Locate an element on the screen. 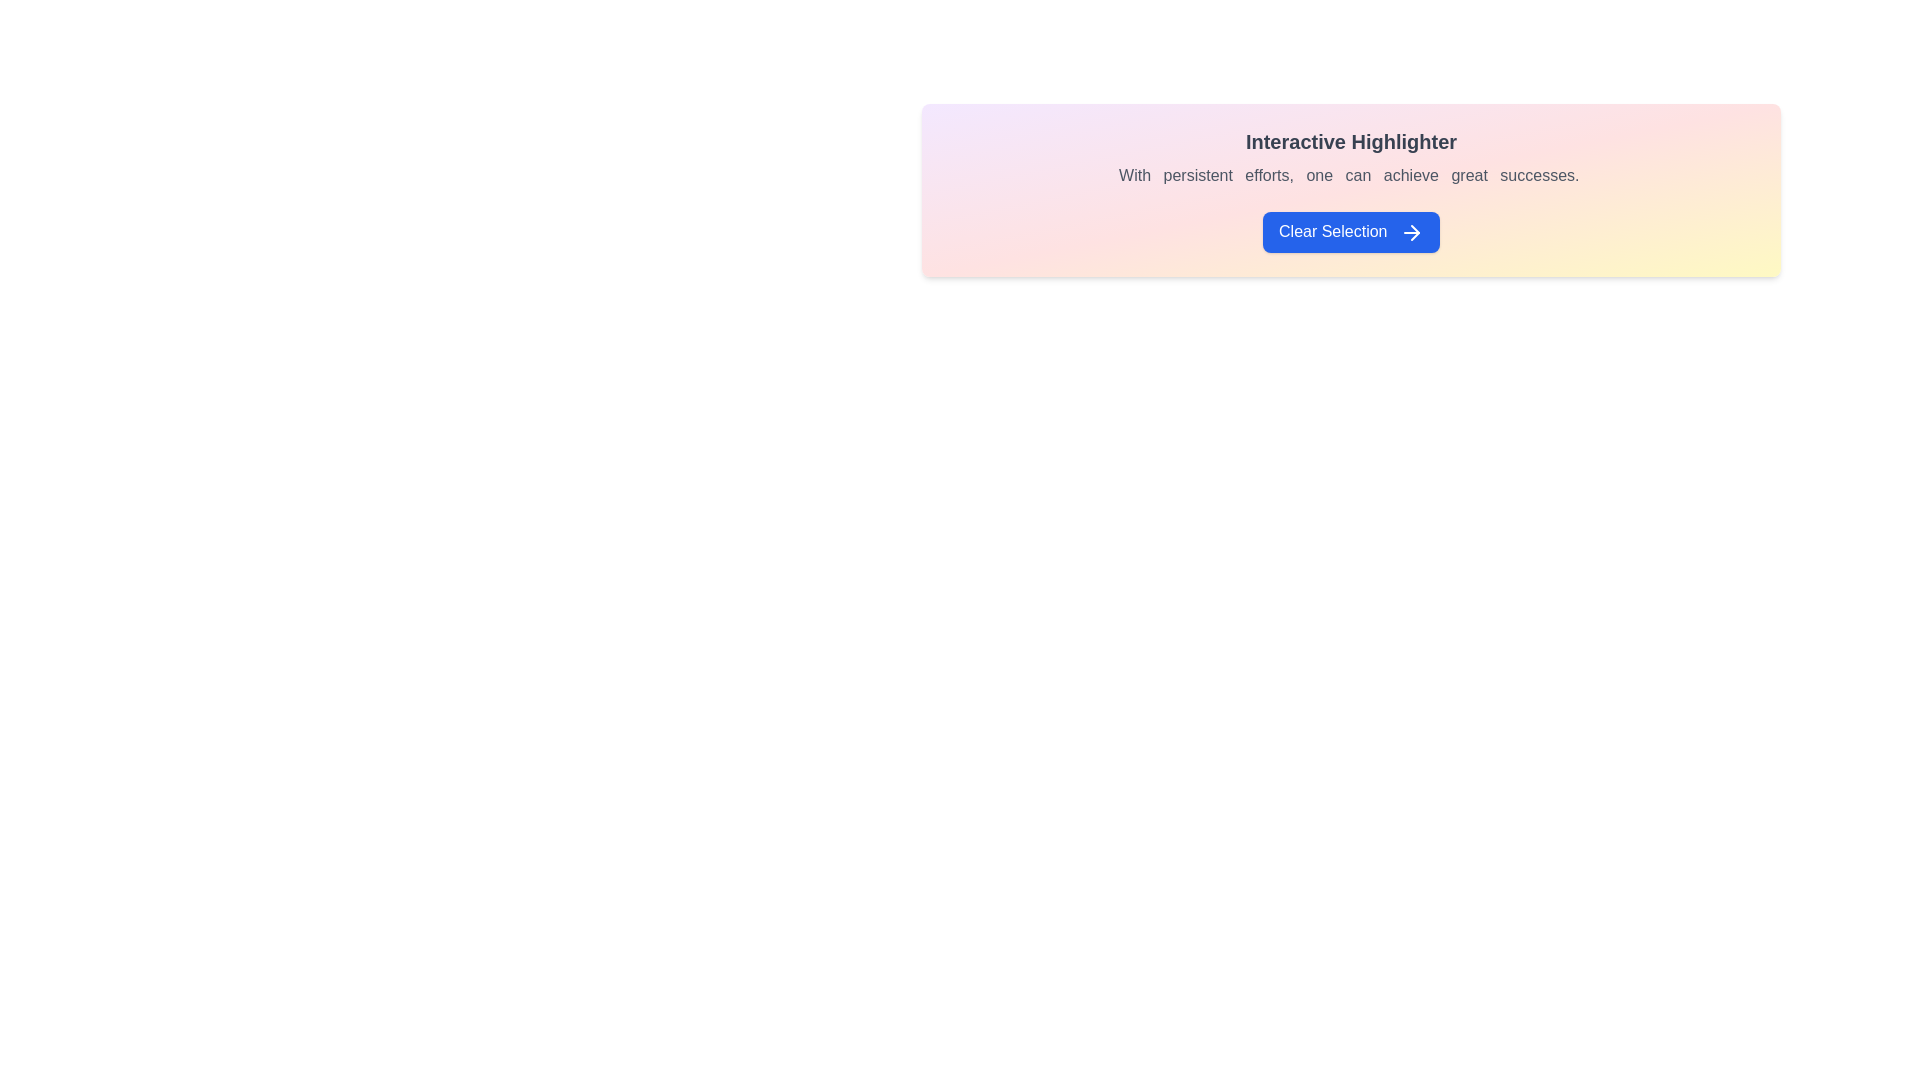 This screenshot has width=1920, height=1080. the Text Label that is the seventh word in the sentence 'With persistent efforts, one can achieve great successes.' to change the background color is located at coordinates (1471, 174).